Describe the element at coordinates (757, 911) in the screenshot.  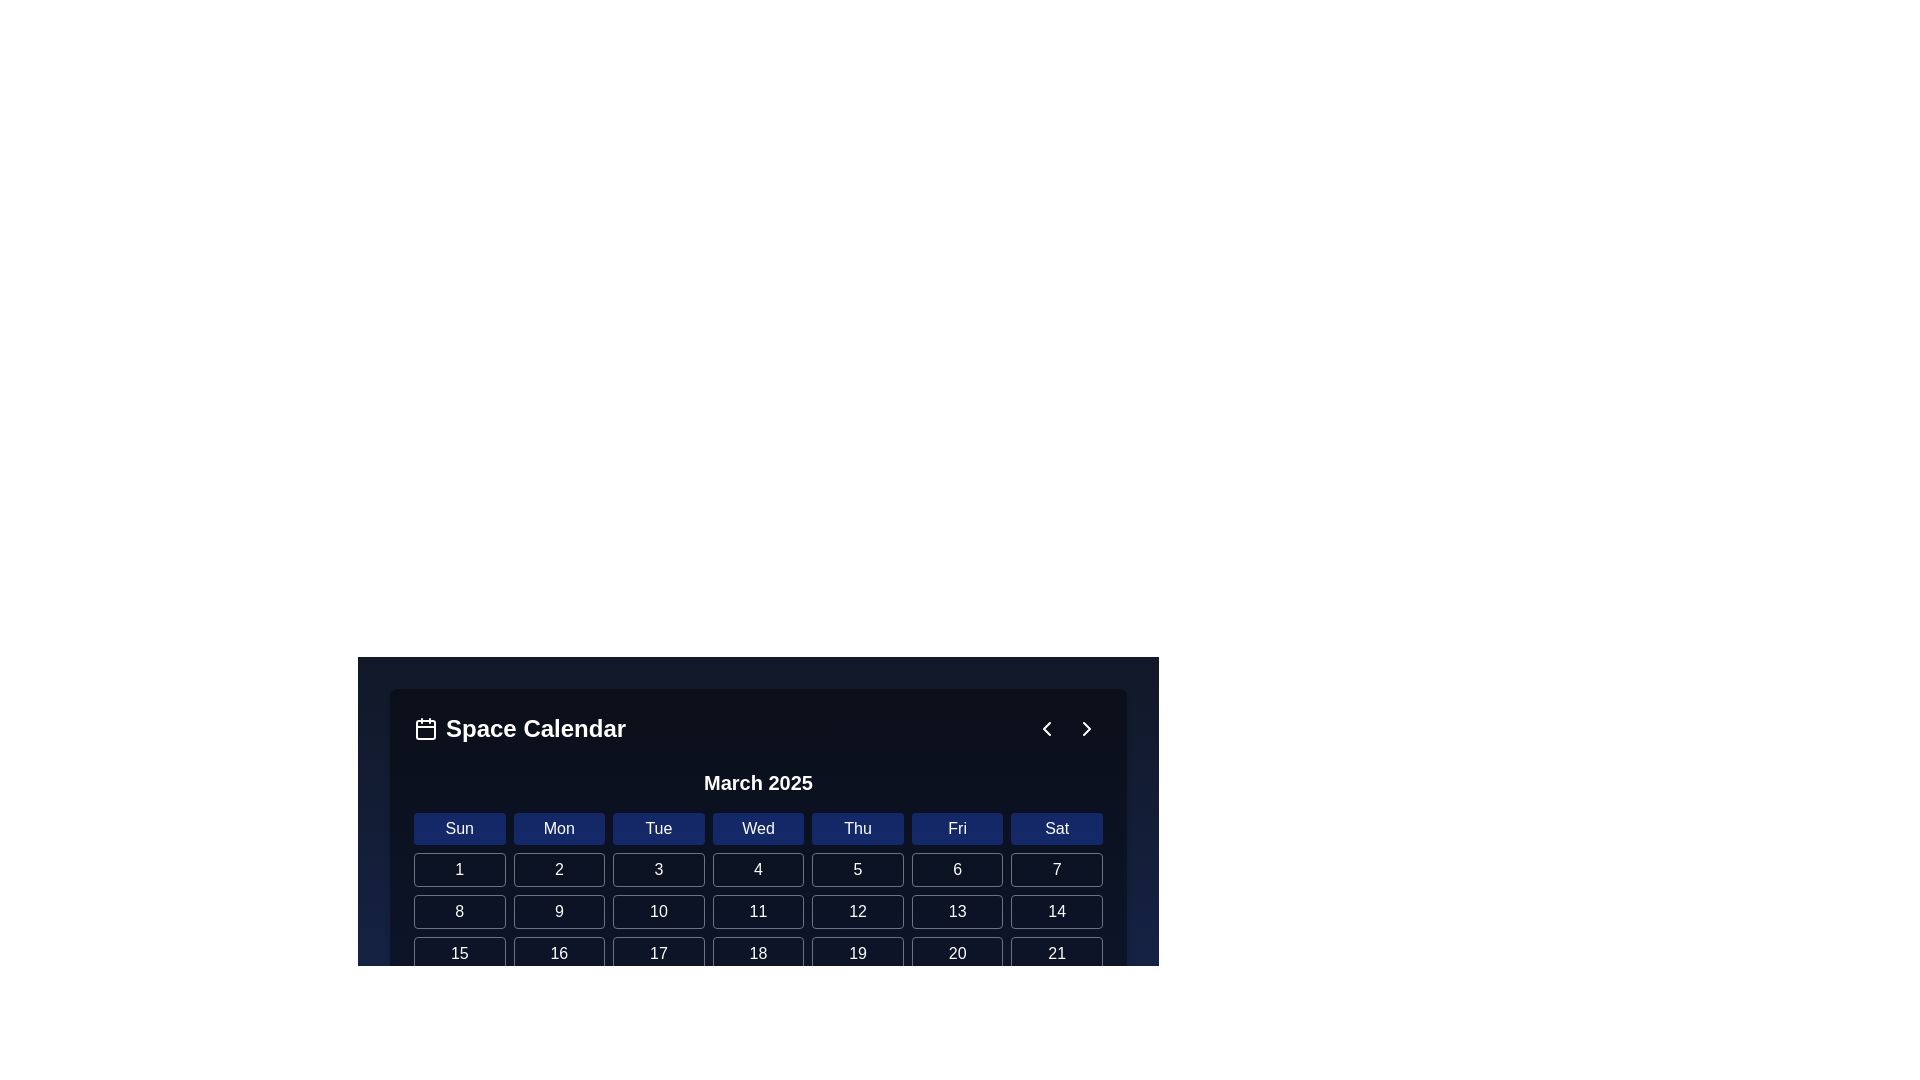
I see `the Text label that displays the number '11' in a button-like layout within the calendar grid, located in the third row and fourth column under 'Wed'` at that location.